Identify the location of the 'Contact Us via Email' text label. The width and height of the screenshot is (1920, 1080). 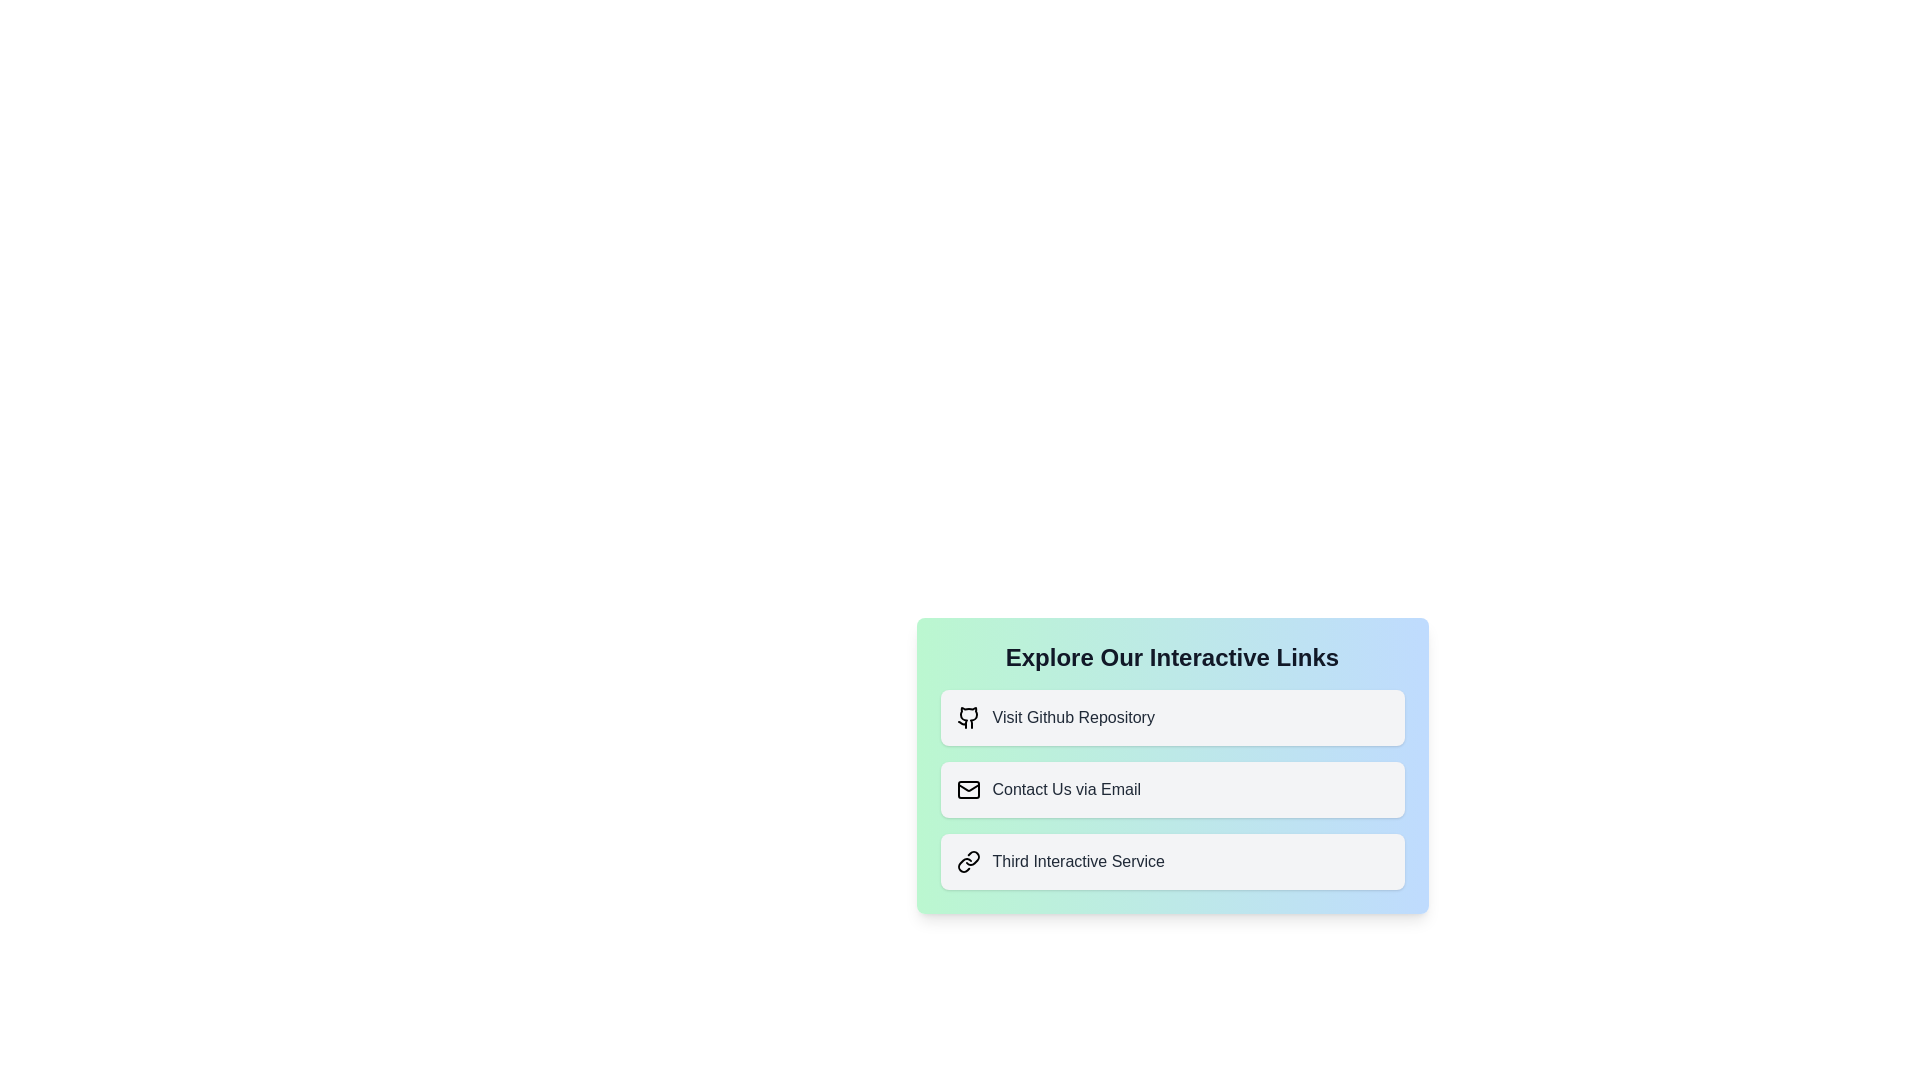
(1065, 789).